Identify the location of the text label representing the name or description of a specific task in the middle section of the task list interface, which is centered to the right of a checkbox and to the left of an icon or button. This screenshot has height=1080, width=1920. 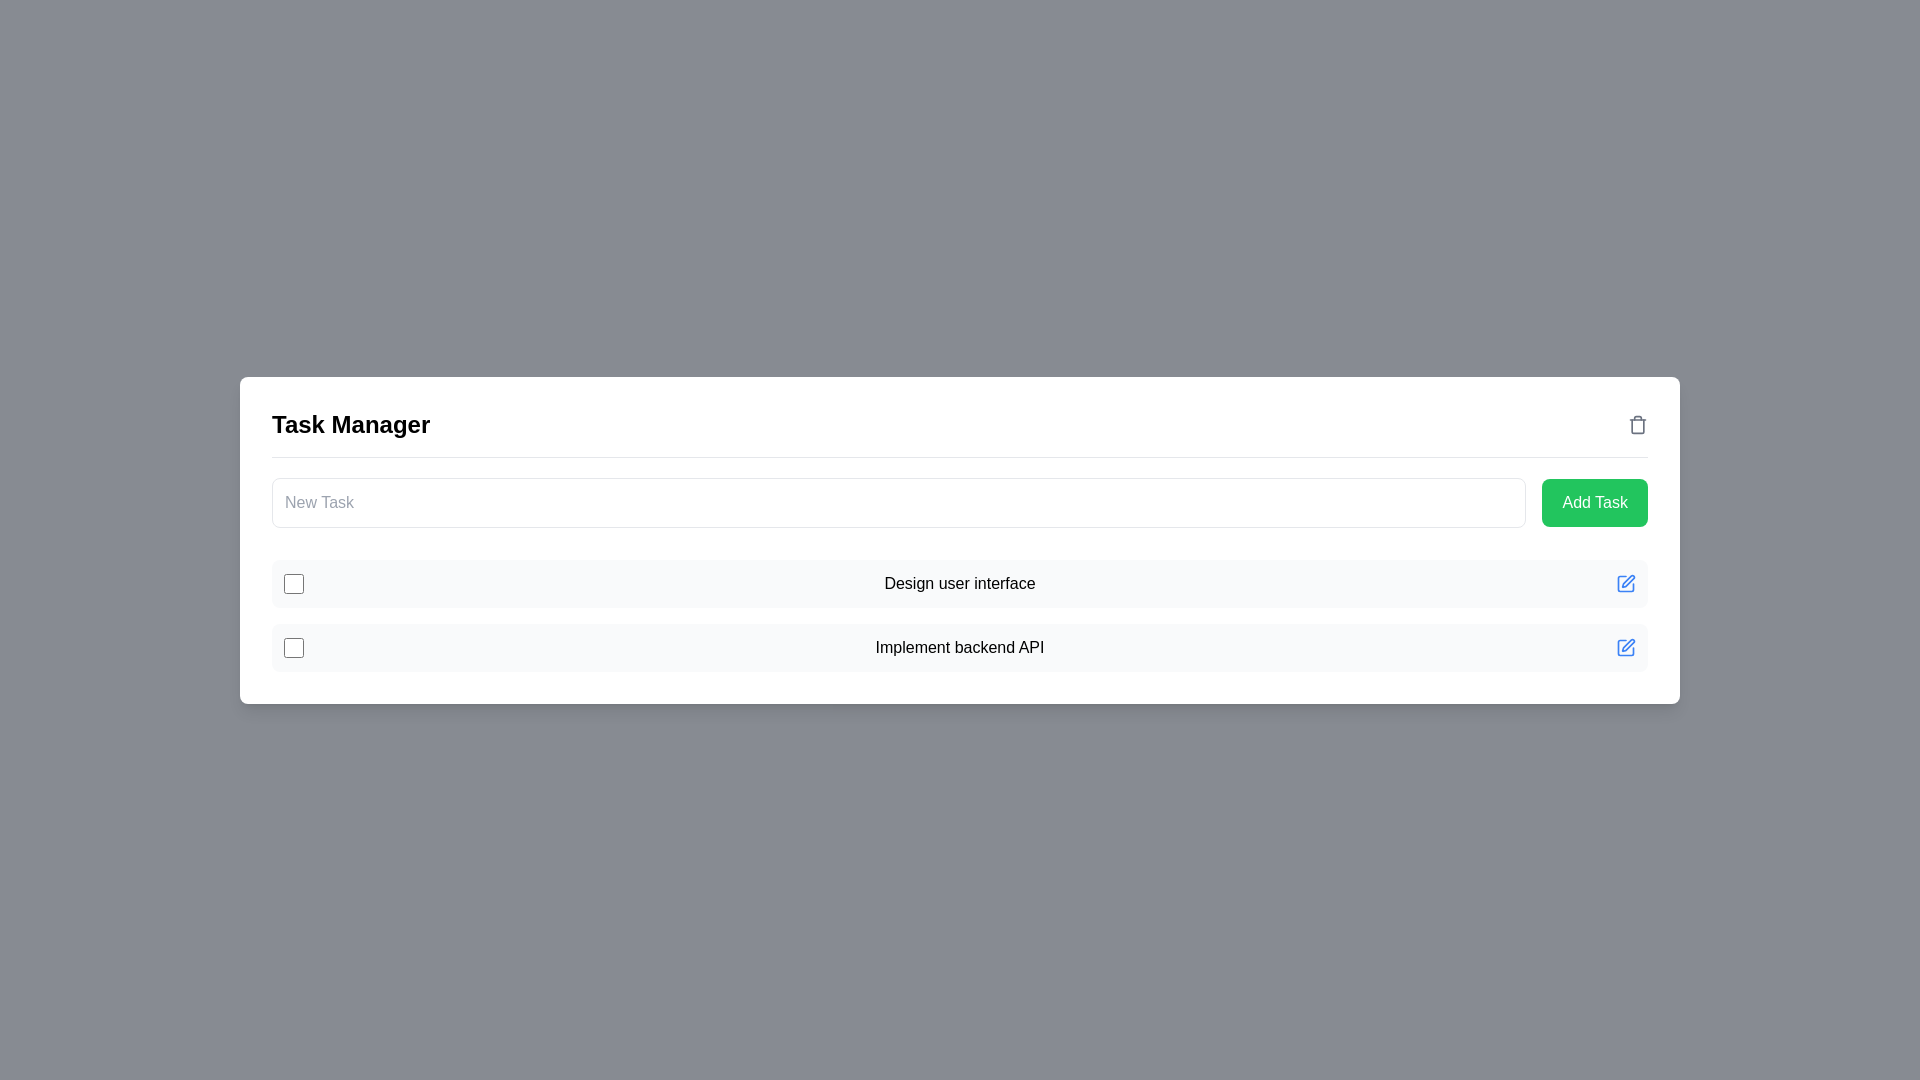
(960, 583).